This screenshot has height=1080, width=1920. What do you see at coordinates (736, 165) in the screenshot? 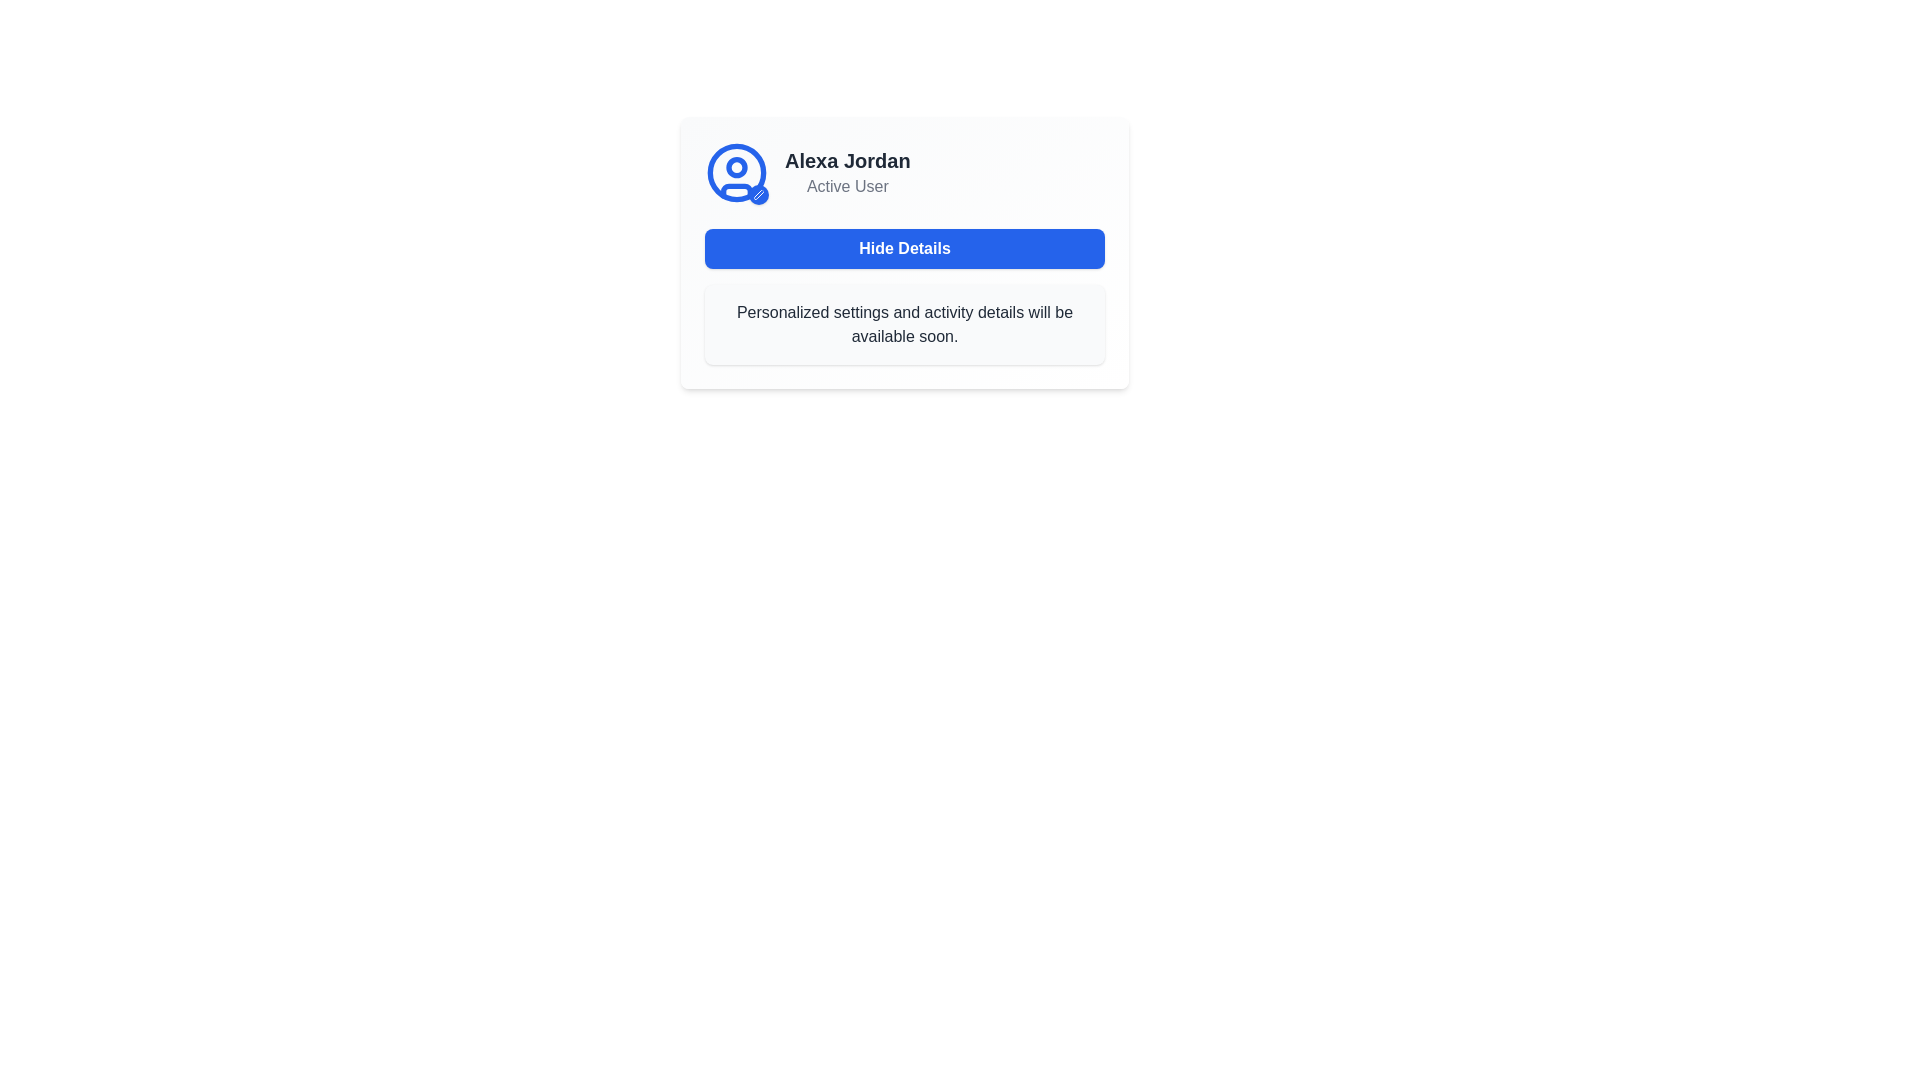
I see `SVG Circle element that is part of the user icon, specifically the smaller circle positioned at the upper part of the icon` at bounding box center [736, 165].